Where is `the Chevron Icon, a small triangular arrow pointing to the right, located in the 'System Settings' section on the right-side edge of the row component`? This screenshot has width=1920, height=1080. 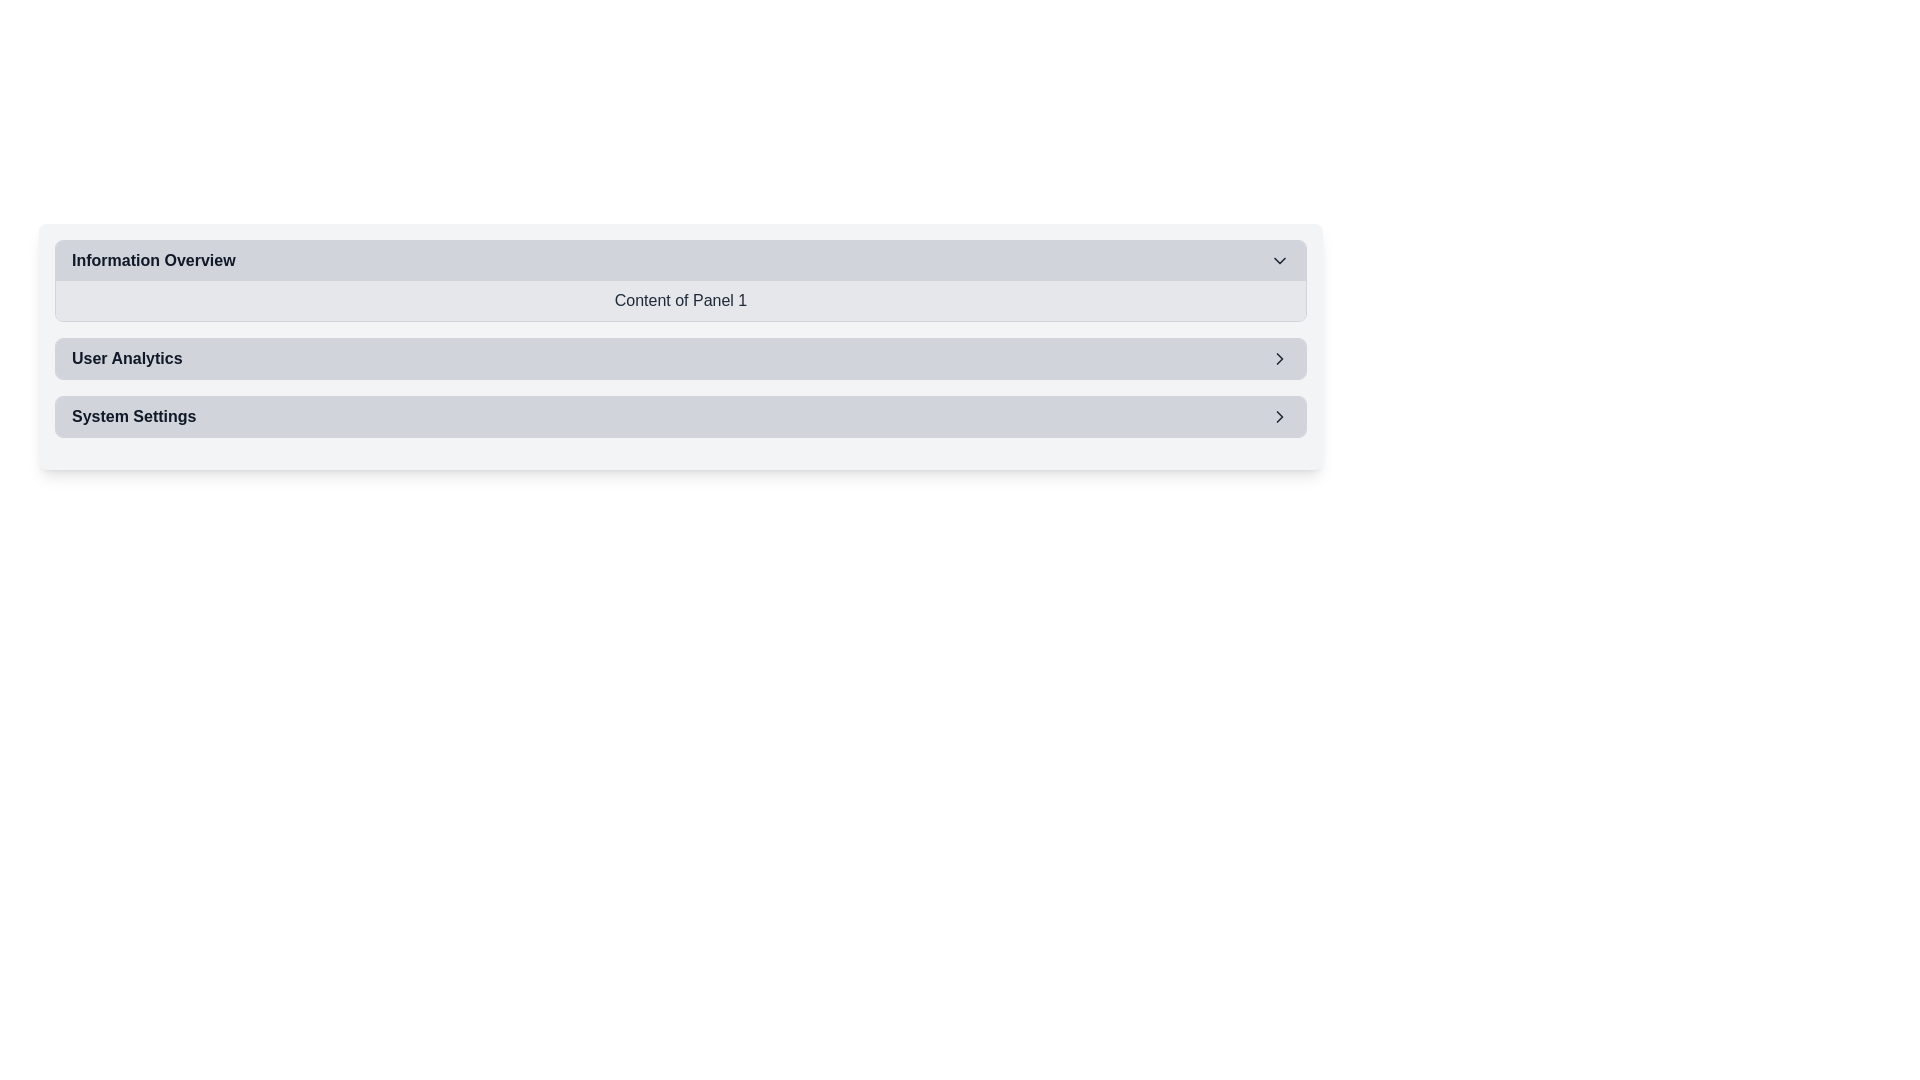 the Chevron Icon, a small triangular arrow pointing to the right, located in the 'System Settings' section on the right-side edge of the row component is located at coordinates (1280, 415).